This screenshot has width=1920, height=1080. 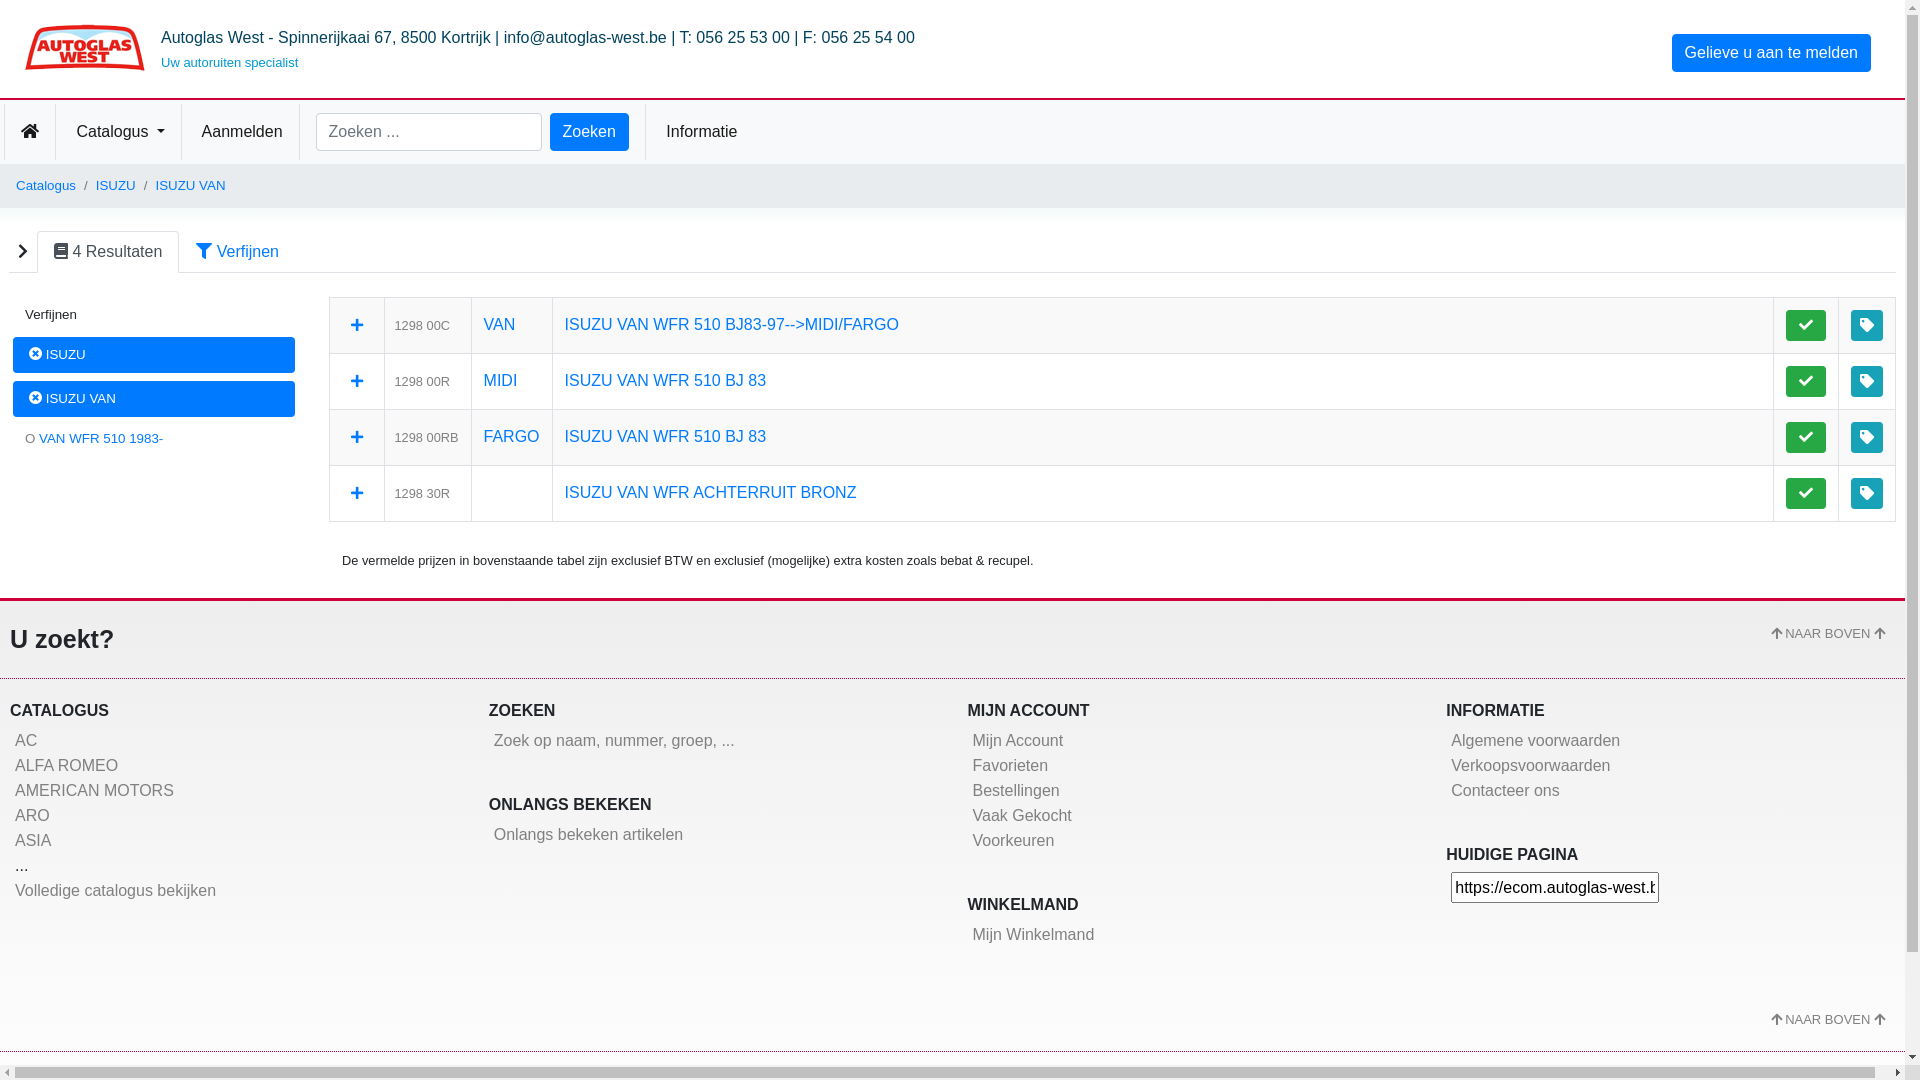 I want to click on 'NAAR BOVEN', so click(x=1771, y=633).